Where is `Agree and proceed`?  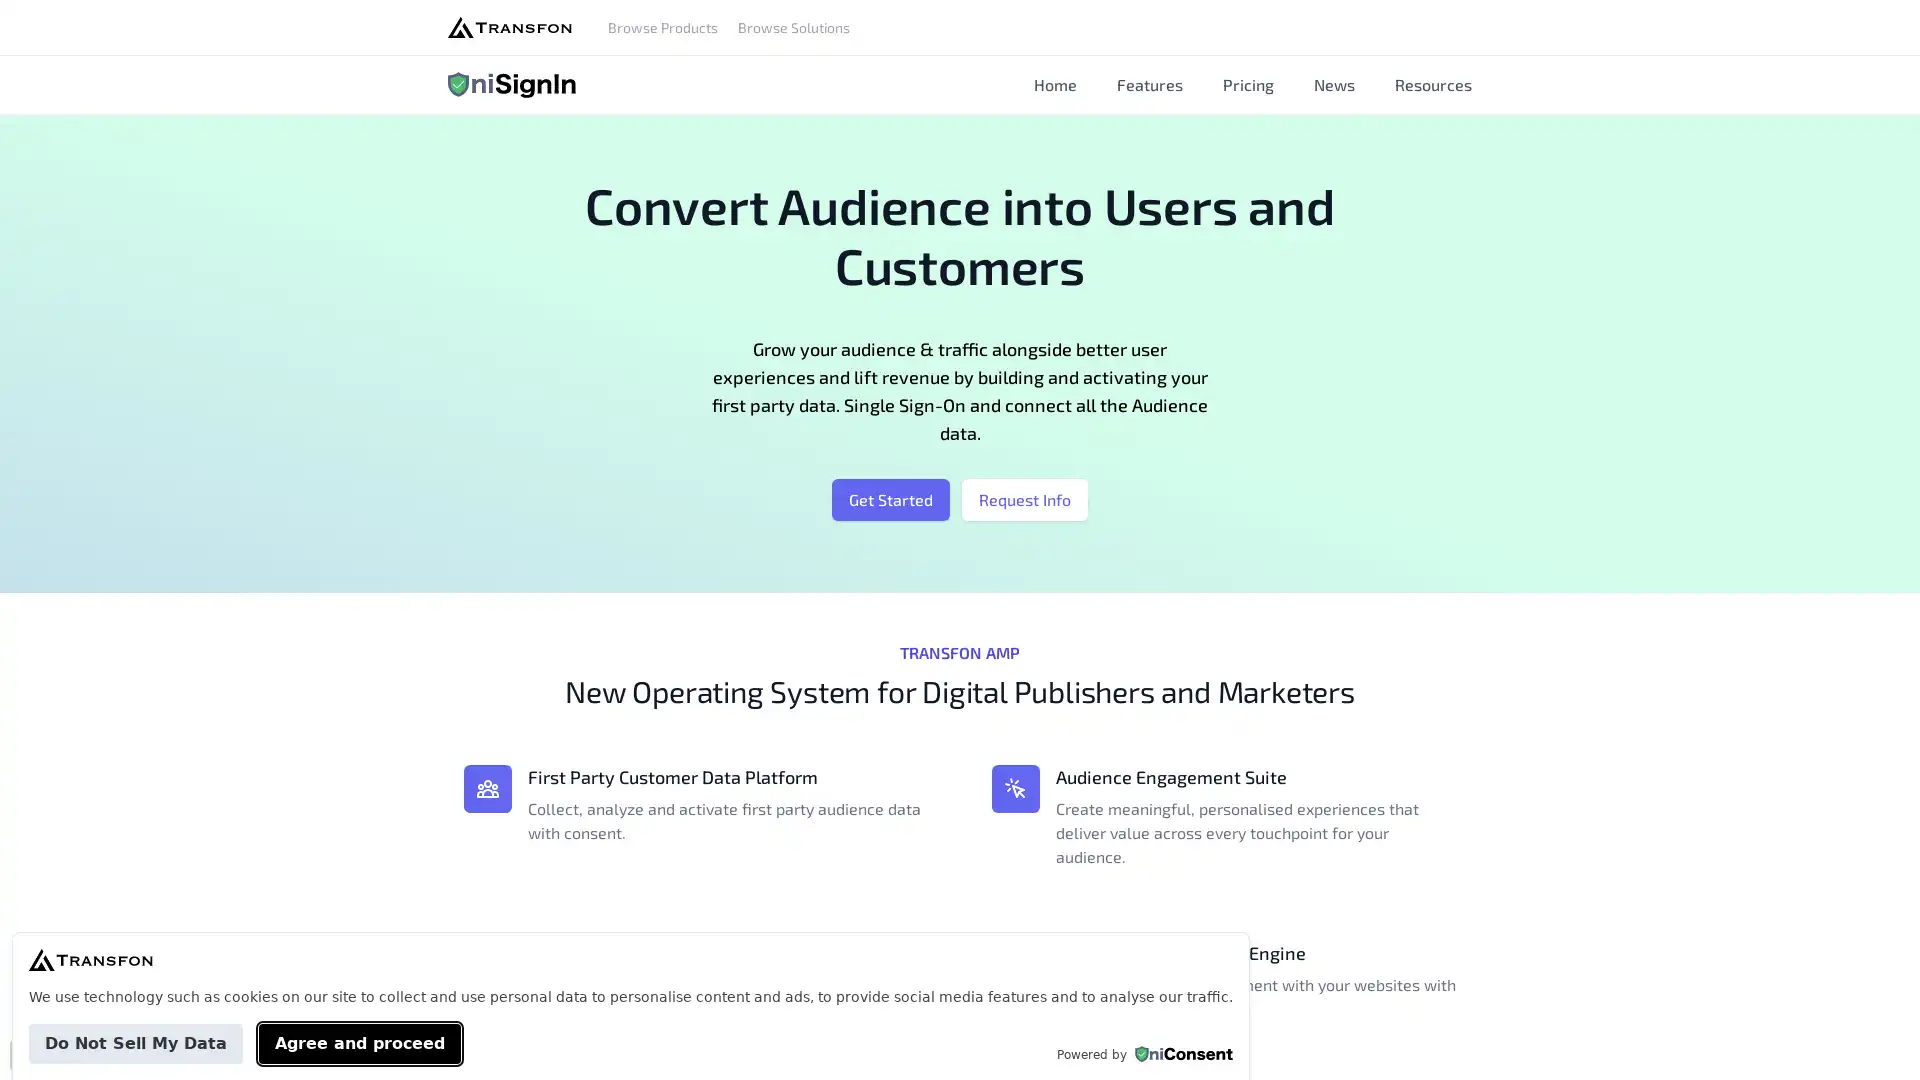 Agree and proceed is located at coordinates (360, 1043).